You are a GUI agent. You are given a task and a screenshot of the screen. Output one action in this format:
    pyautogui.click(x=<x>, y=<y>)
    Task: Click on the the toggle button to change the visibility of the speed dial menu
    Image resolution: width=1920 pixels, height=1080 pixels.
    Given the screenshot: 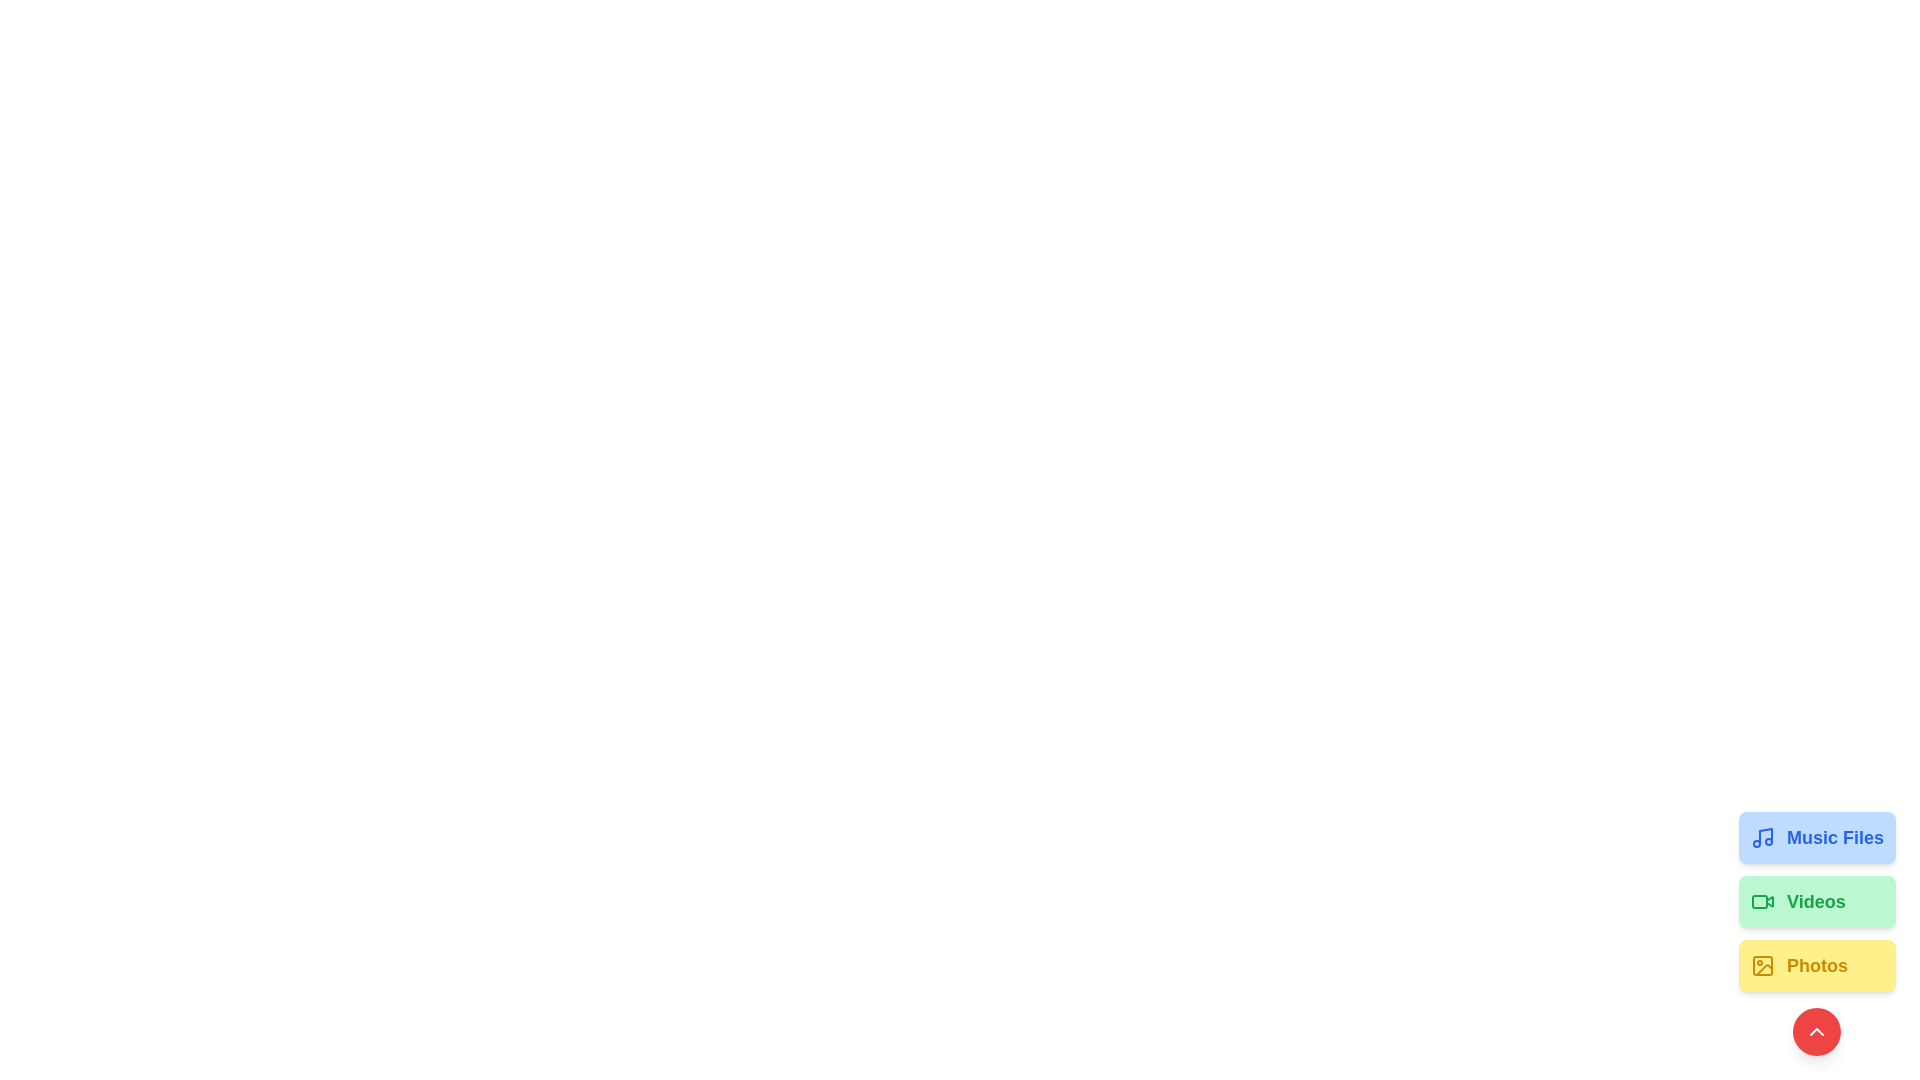 What is the action you would take?
    pyautogui.click(x=1817, y=1032)
    